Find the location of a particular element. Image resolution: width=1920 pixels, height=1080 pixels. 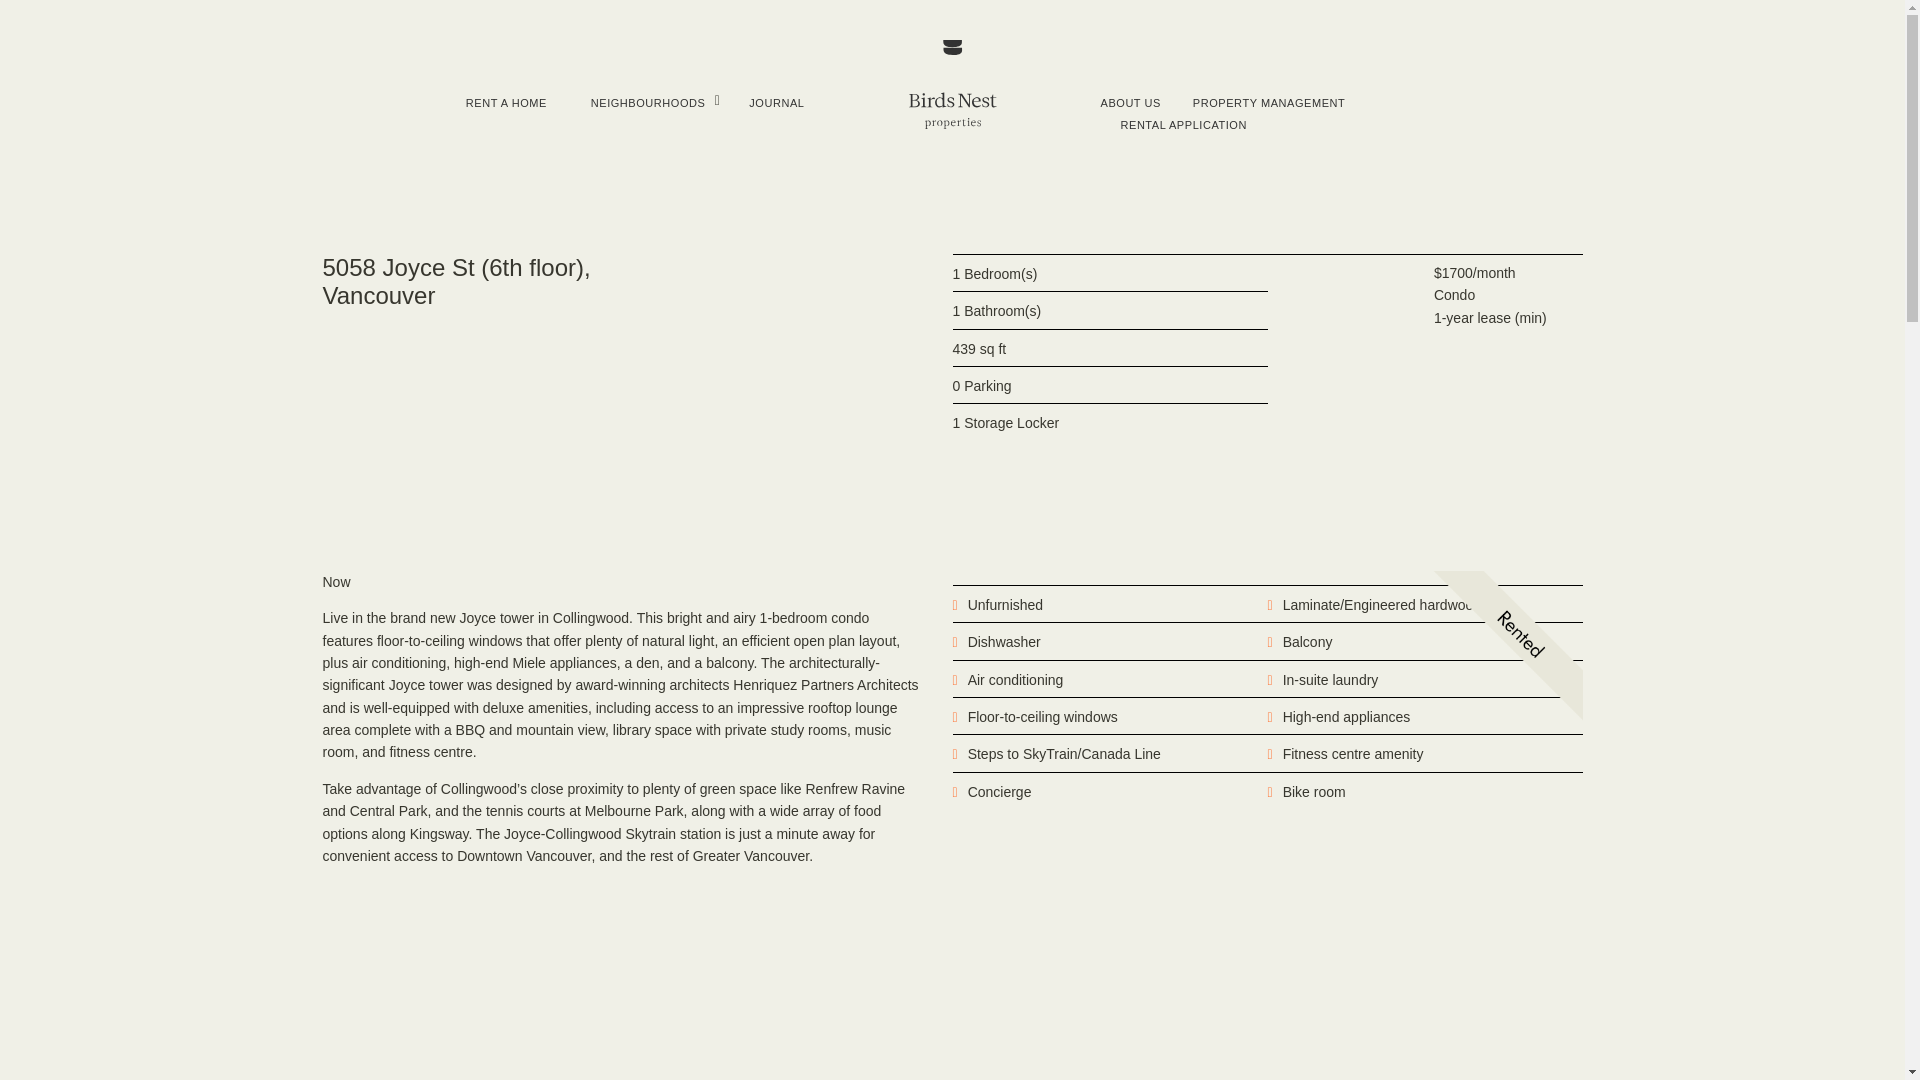

'NEIGHBOURHOODS' is located at coordinates (648, 103).